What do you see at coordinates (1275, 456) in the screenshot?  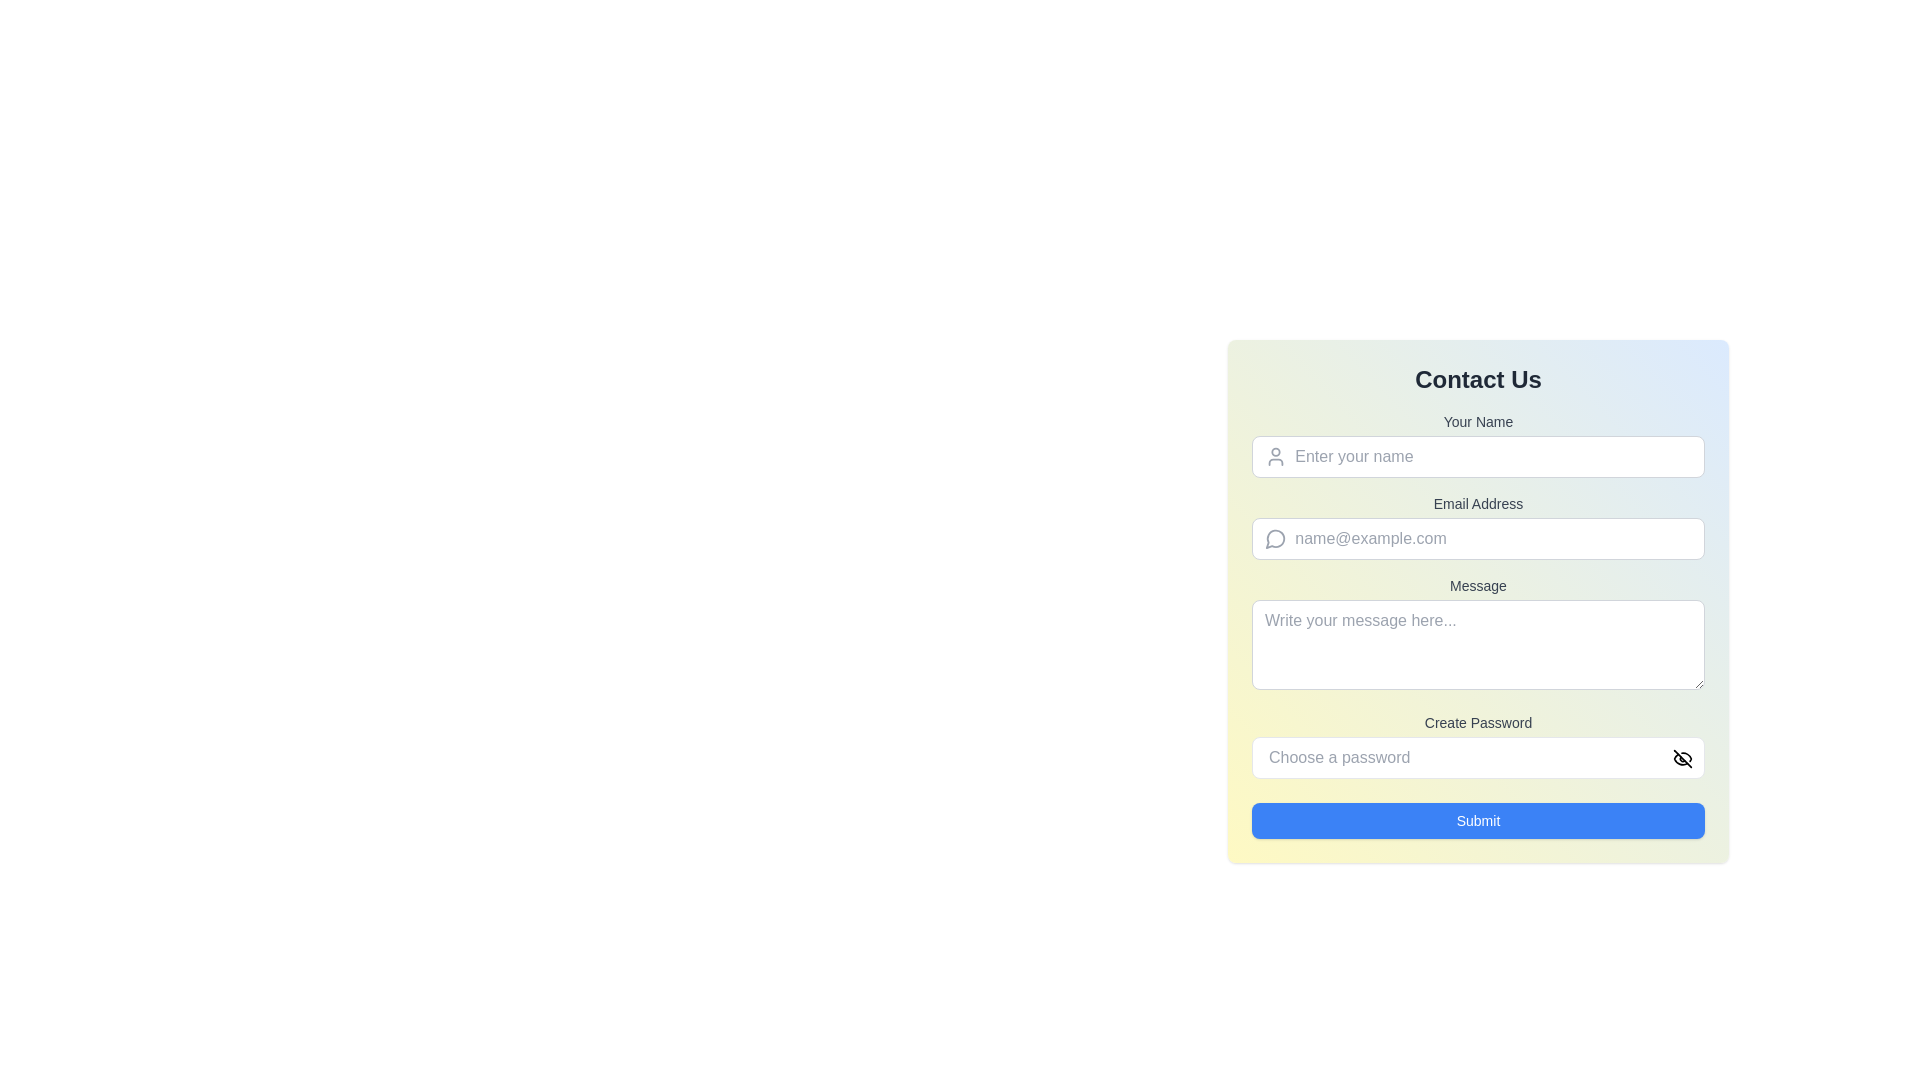 I see `the user icon, which is a simple line illustration of a person with a light gray outline, located to the left of the text input field for entering a user's name` at bounding box center [1275, 456].